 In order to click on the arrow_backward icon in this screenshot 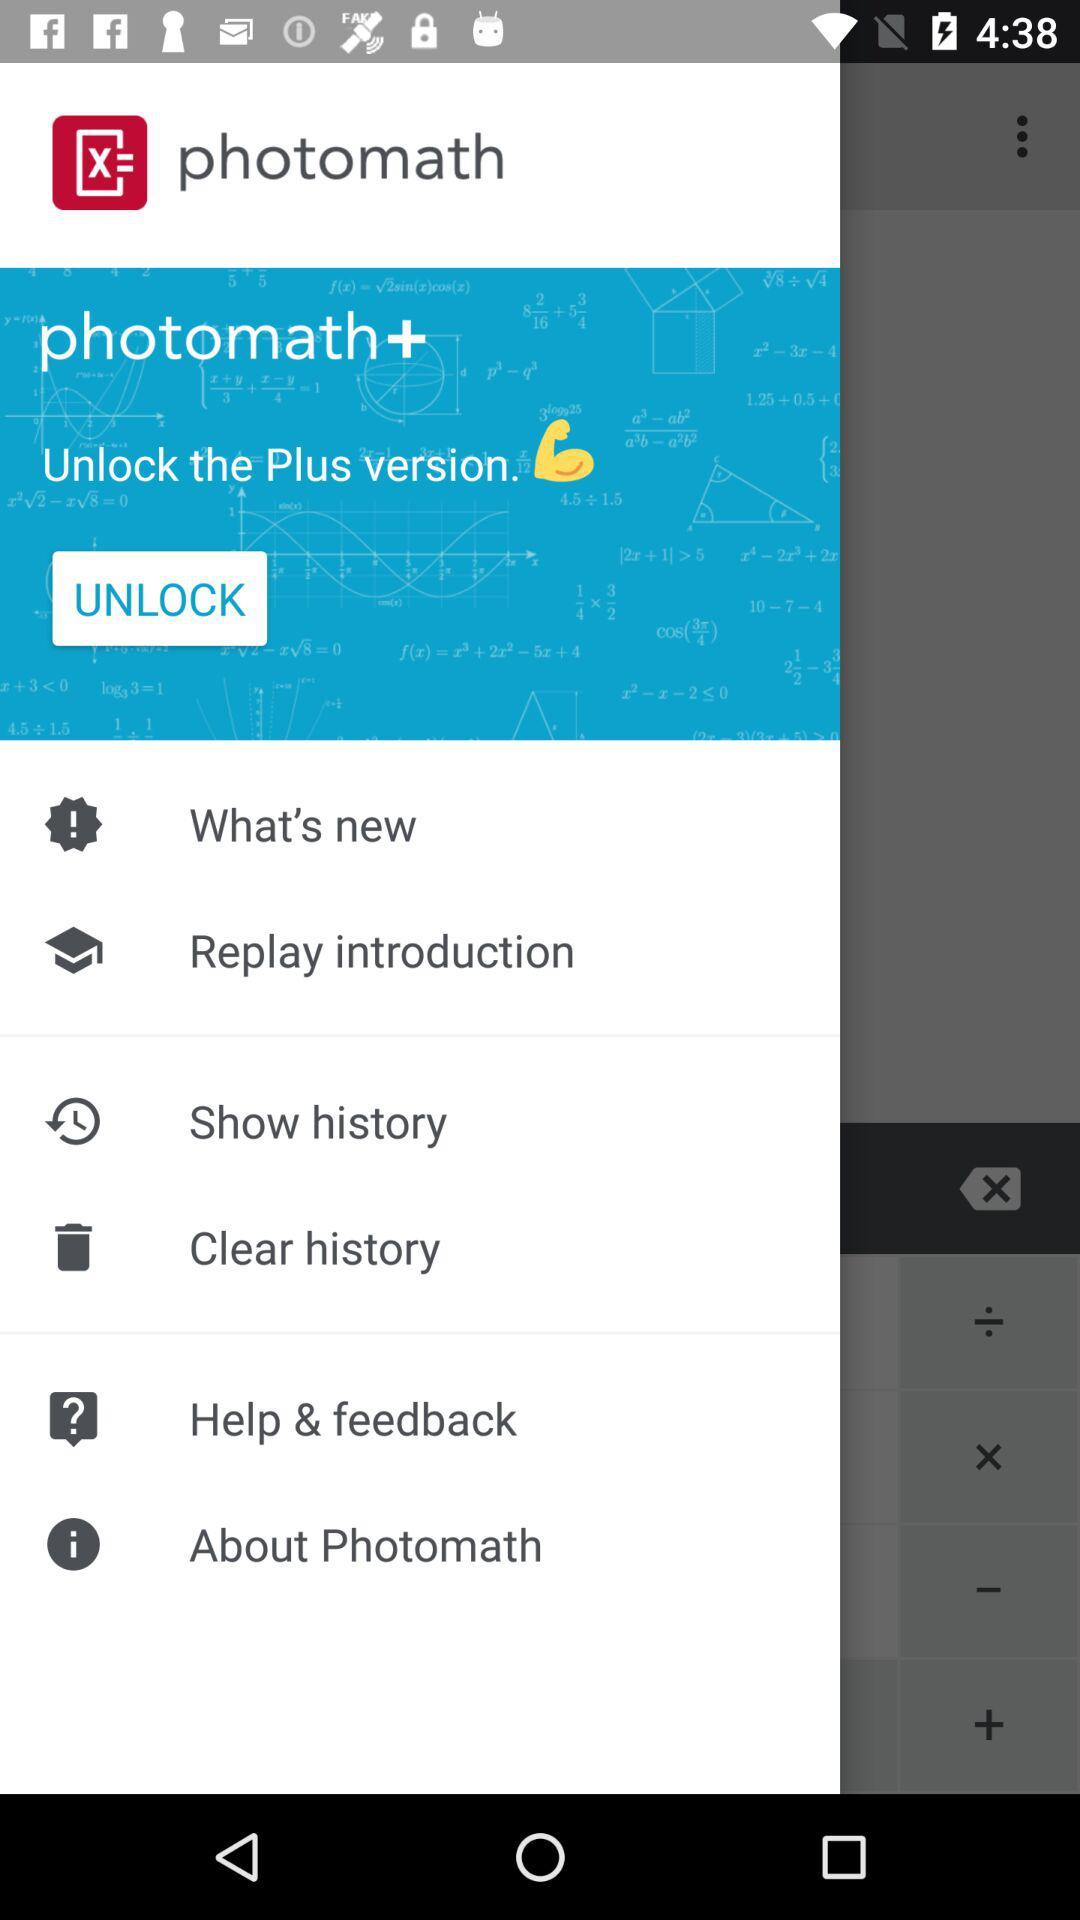, I will do `click(270, 1188)`.